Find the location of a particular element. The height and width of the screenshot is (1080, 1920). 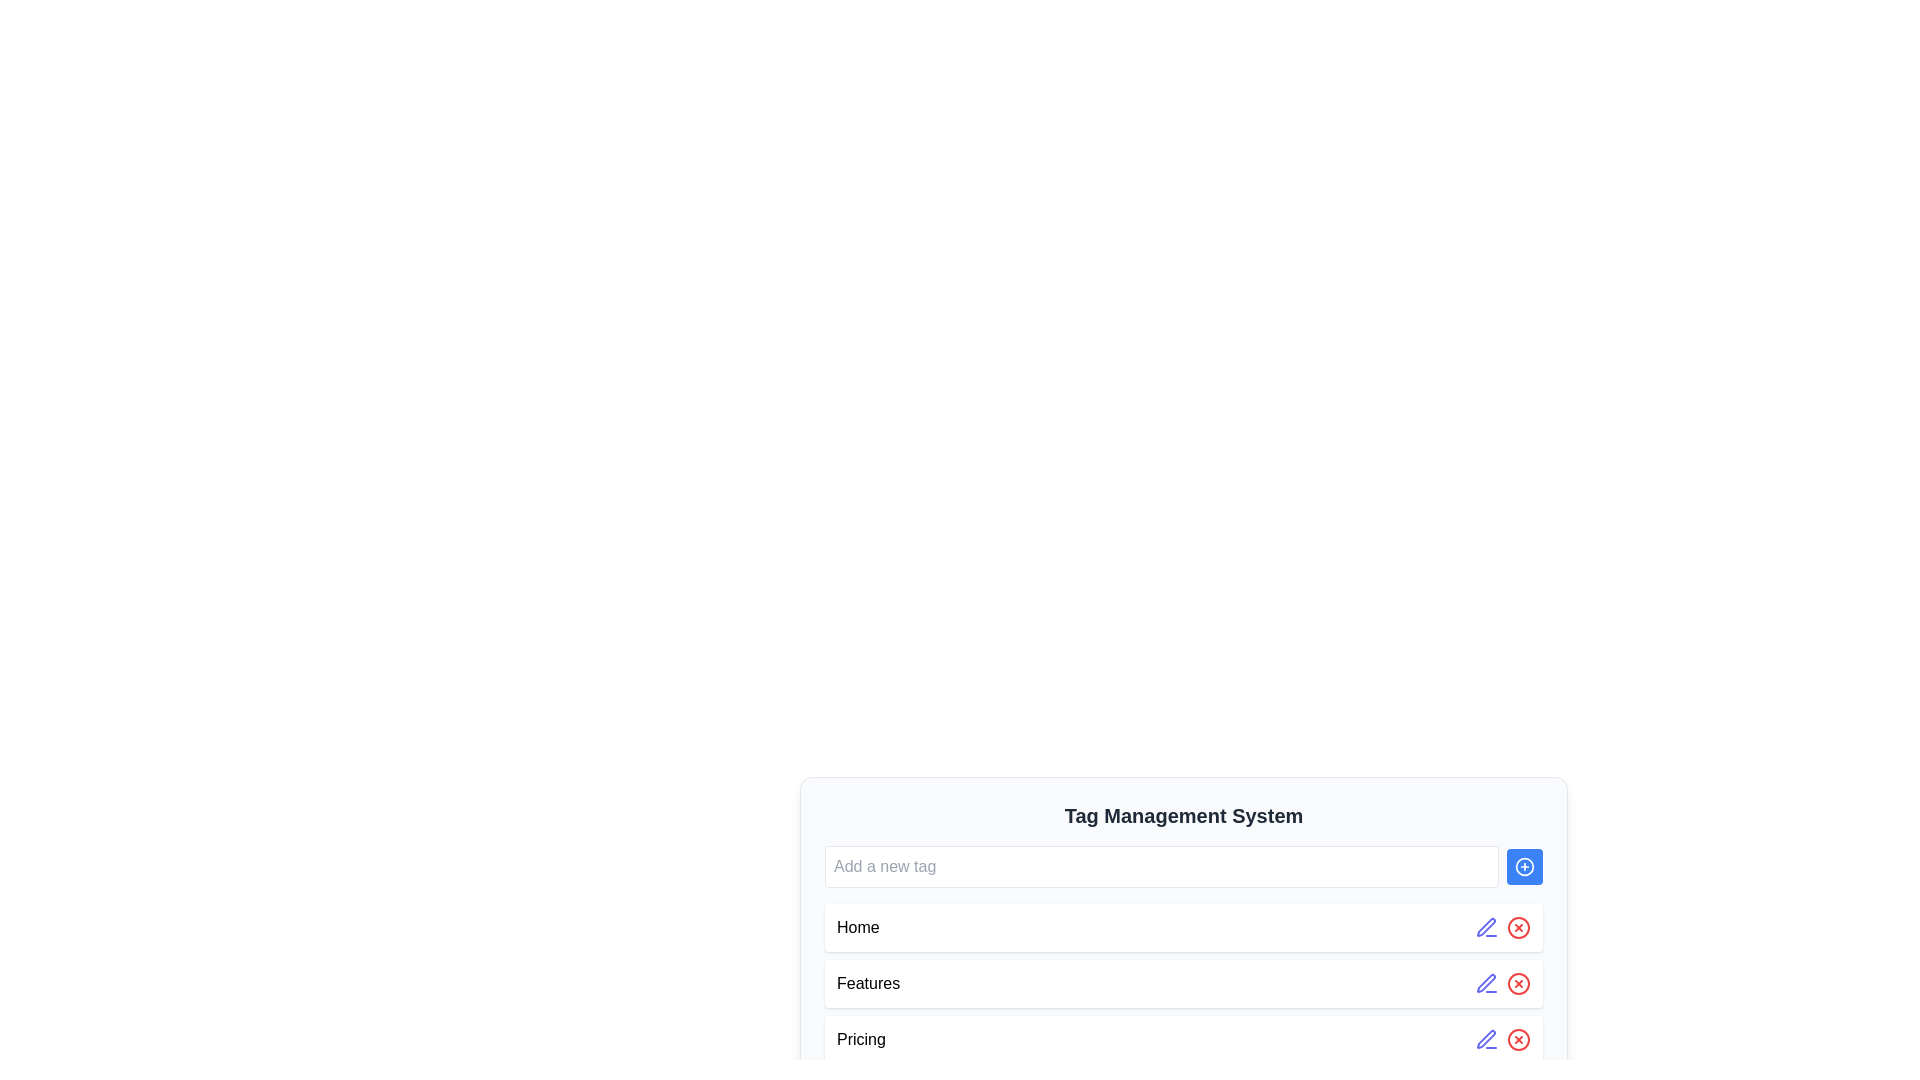

the 'Add a tag' button located near the right end of the input field labeled 'Add a new tag' is located at coordinates (1524, 866).